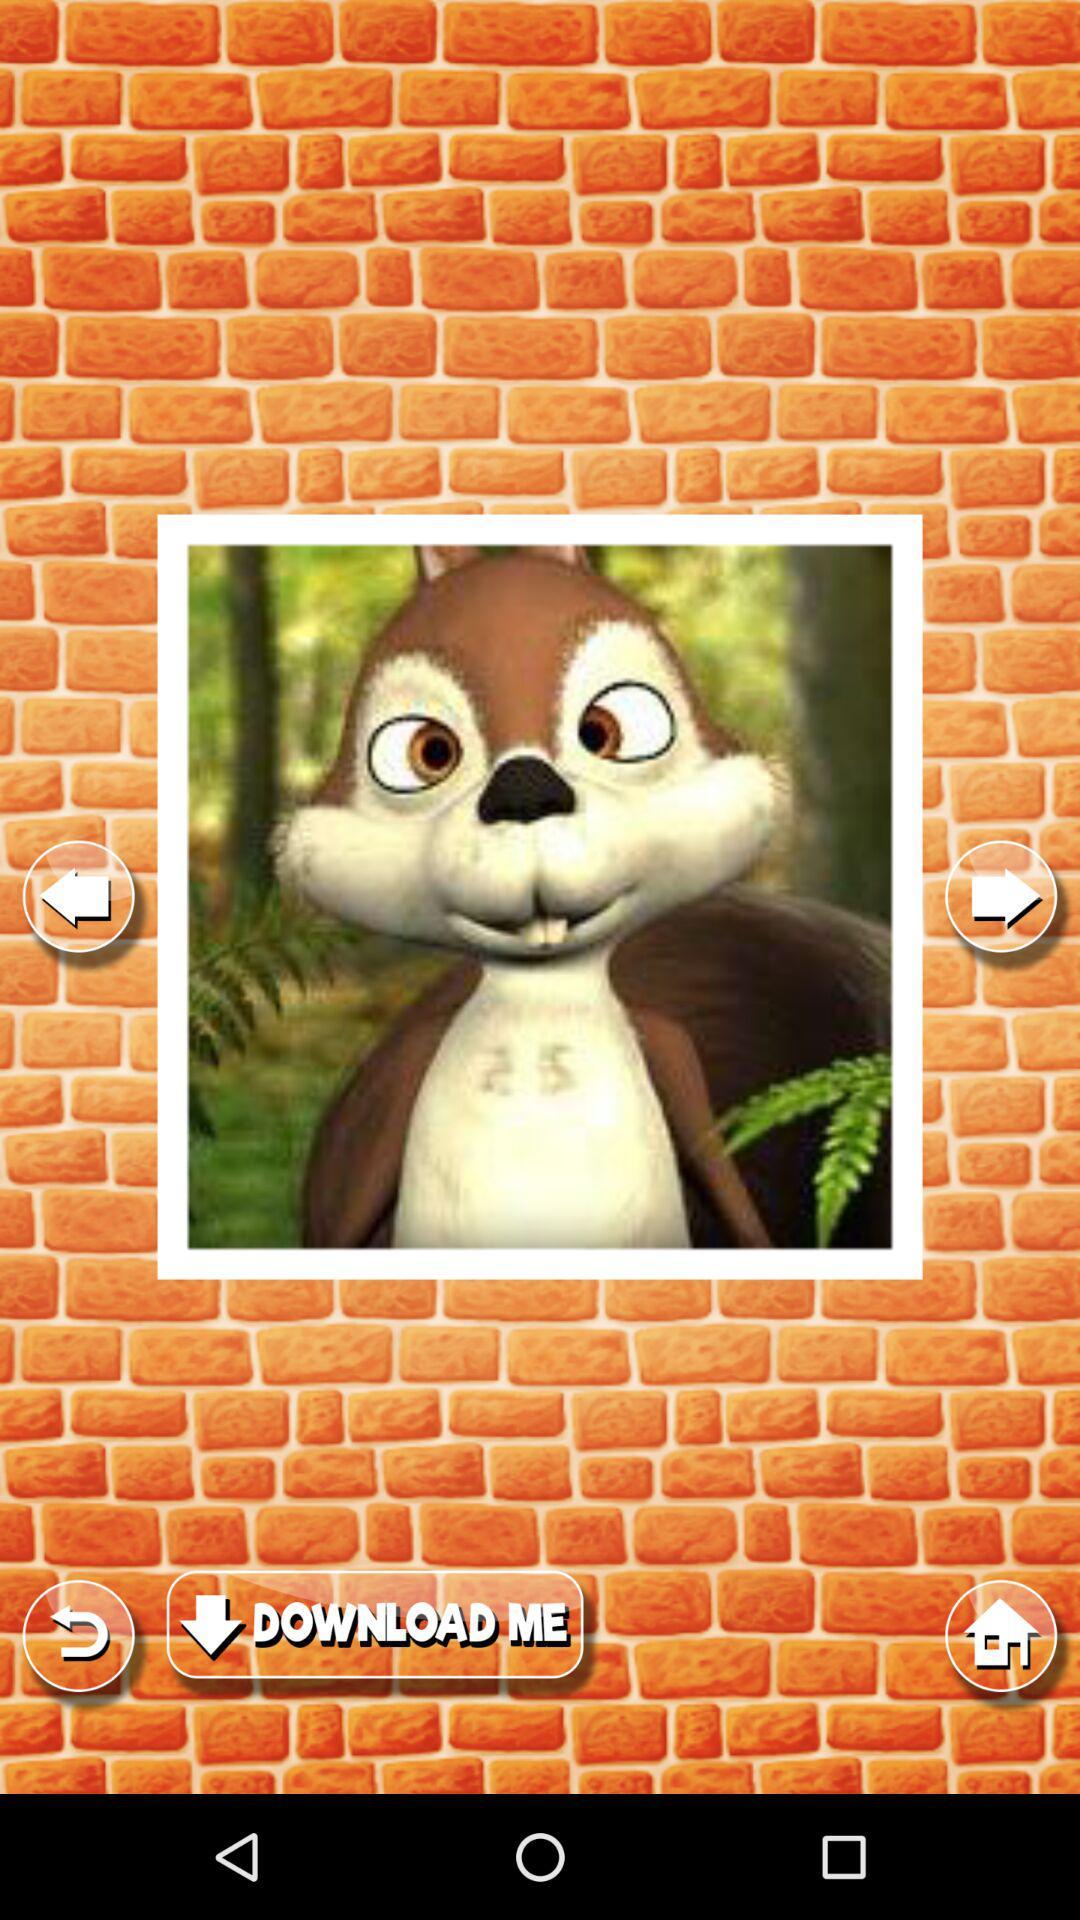 This screenshot has height=1920, width=1080. Describe the element at coordinates (77, 1750) in the screenshot. I see `the undo icon` at that location.